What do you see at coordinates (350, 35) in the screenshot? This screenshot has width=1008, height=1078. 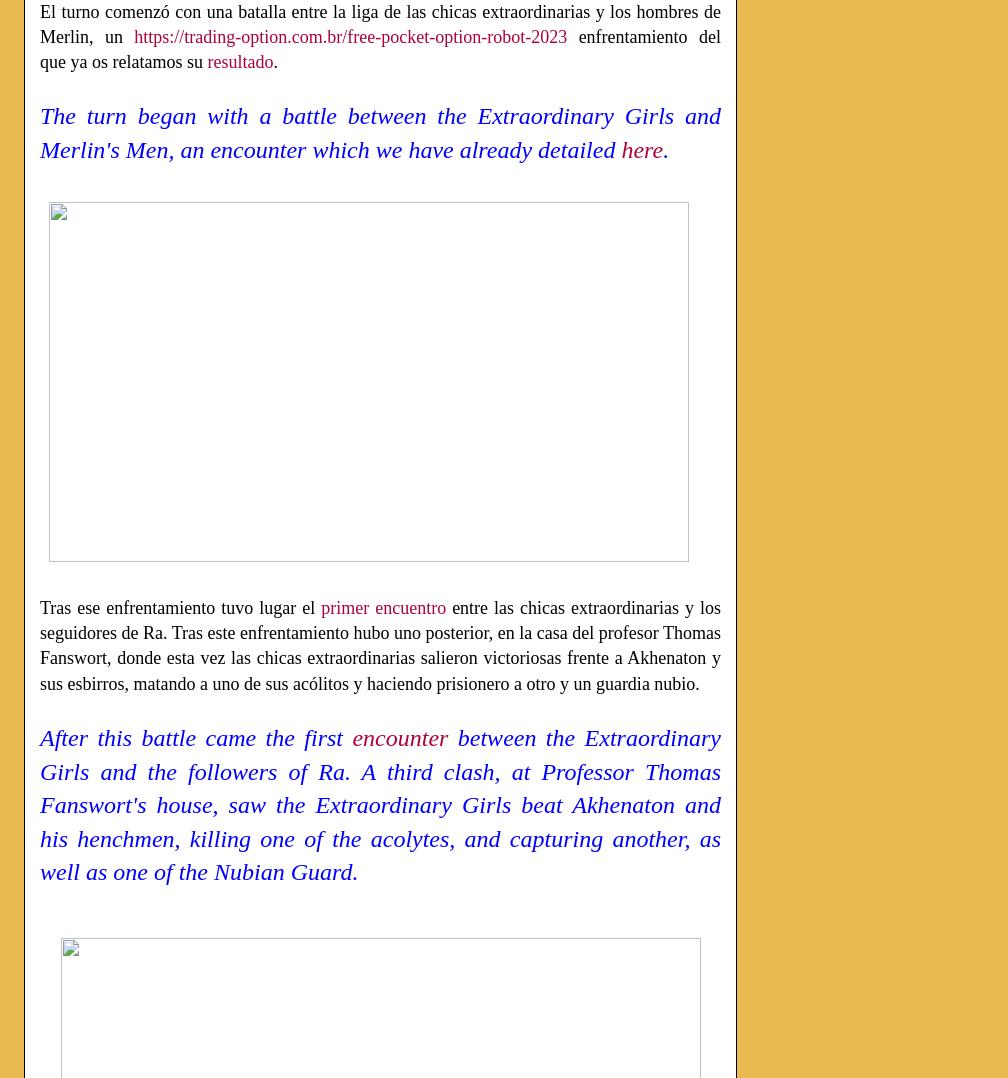 I see `'https://trading-option.com.br/free-pocket-option-robot-2023'` at bounding box center [350, 35].